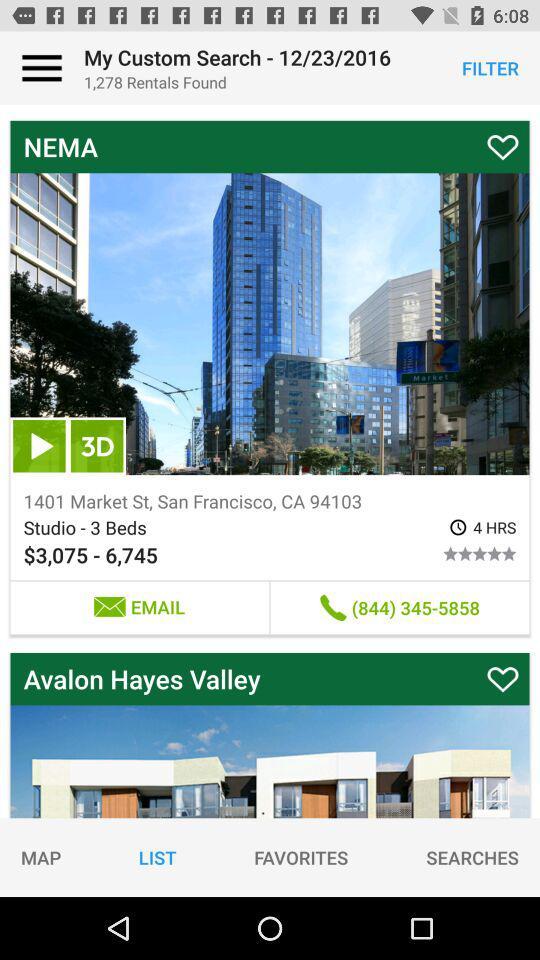 Image resolution: width=540 pixels, height=960 pixels. What do you see at coordinates (472, 856) in the screenshot?
I see `the icon to the right of the favorites icon` at bounding box center [472, 856].